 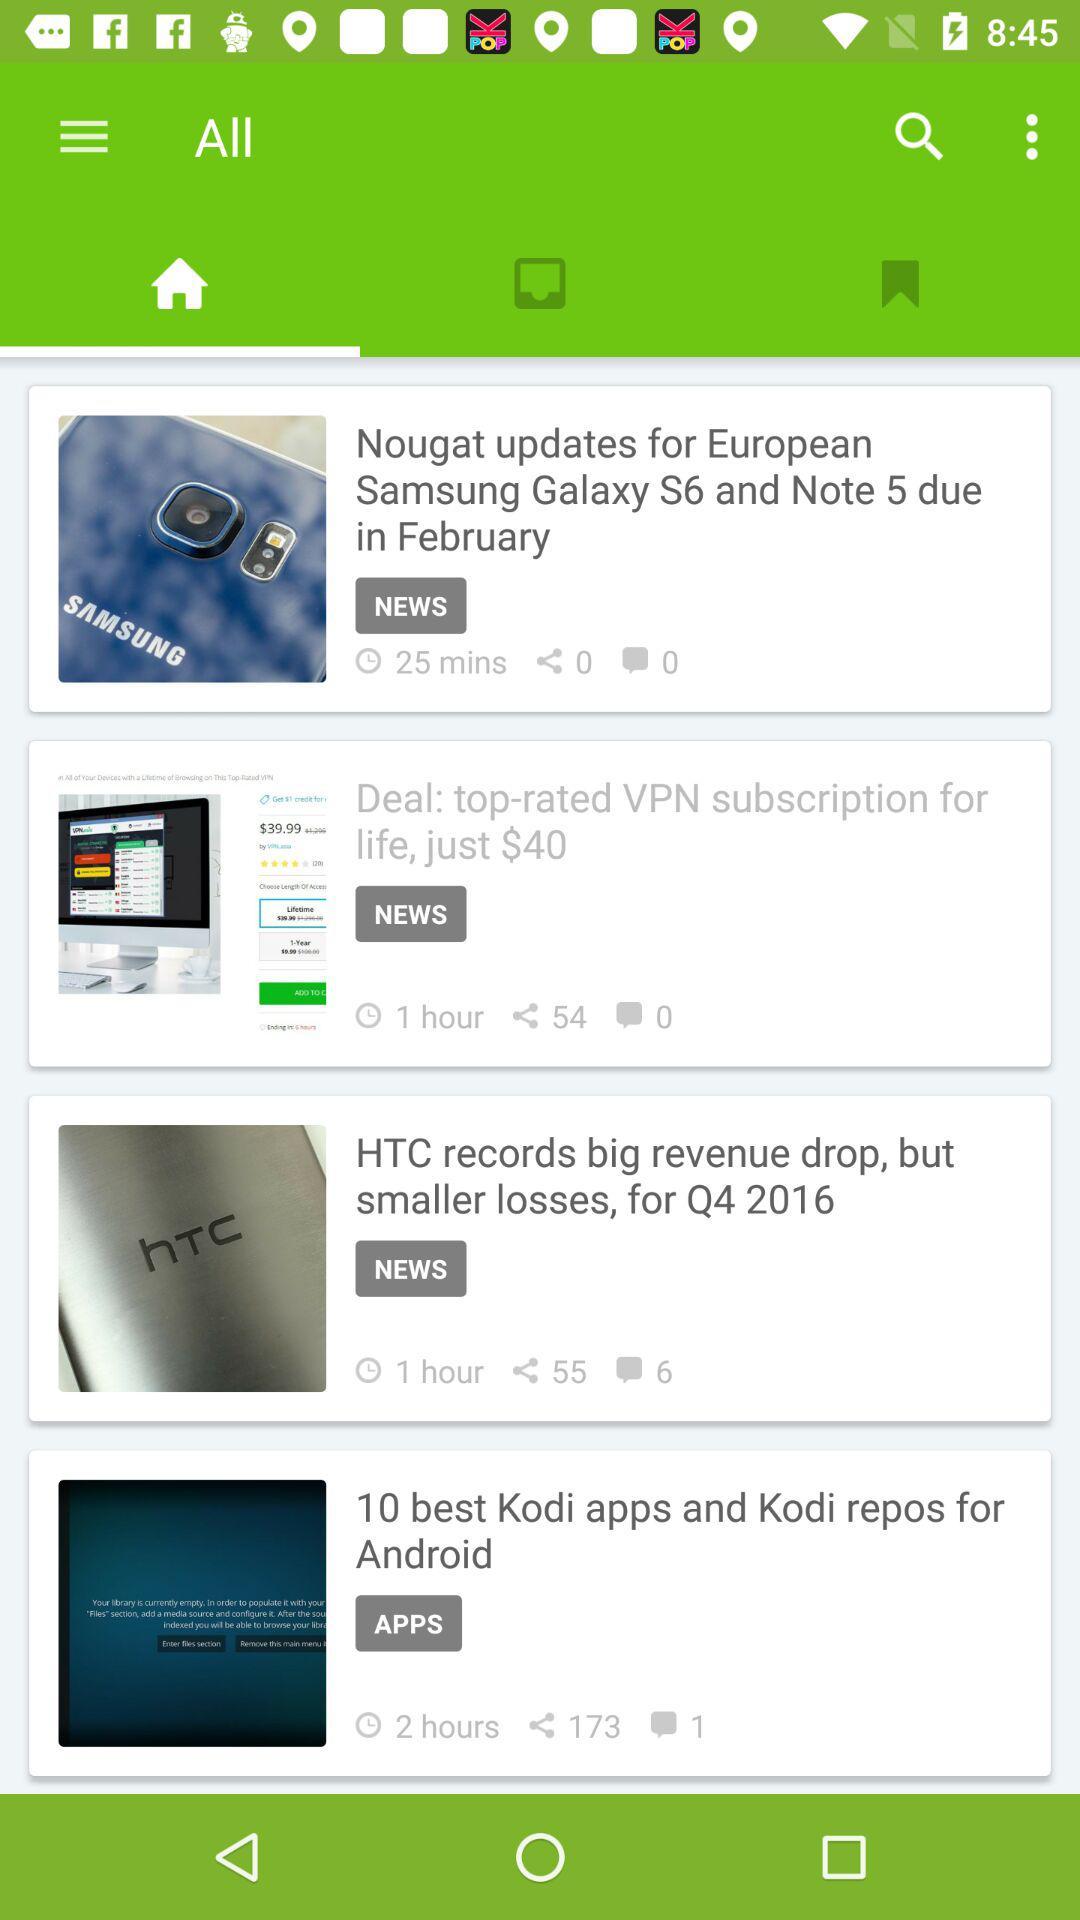 What do you see at coordinates (919, 135) in the screenshot?
I see `search button` at bounding box center [919, 135].